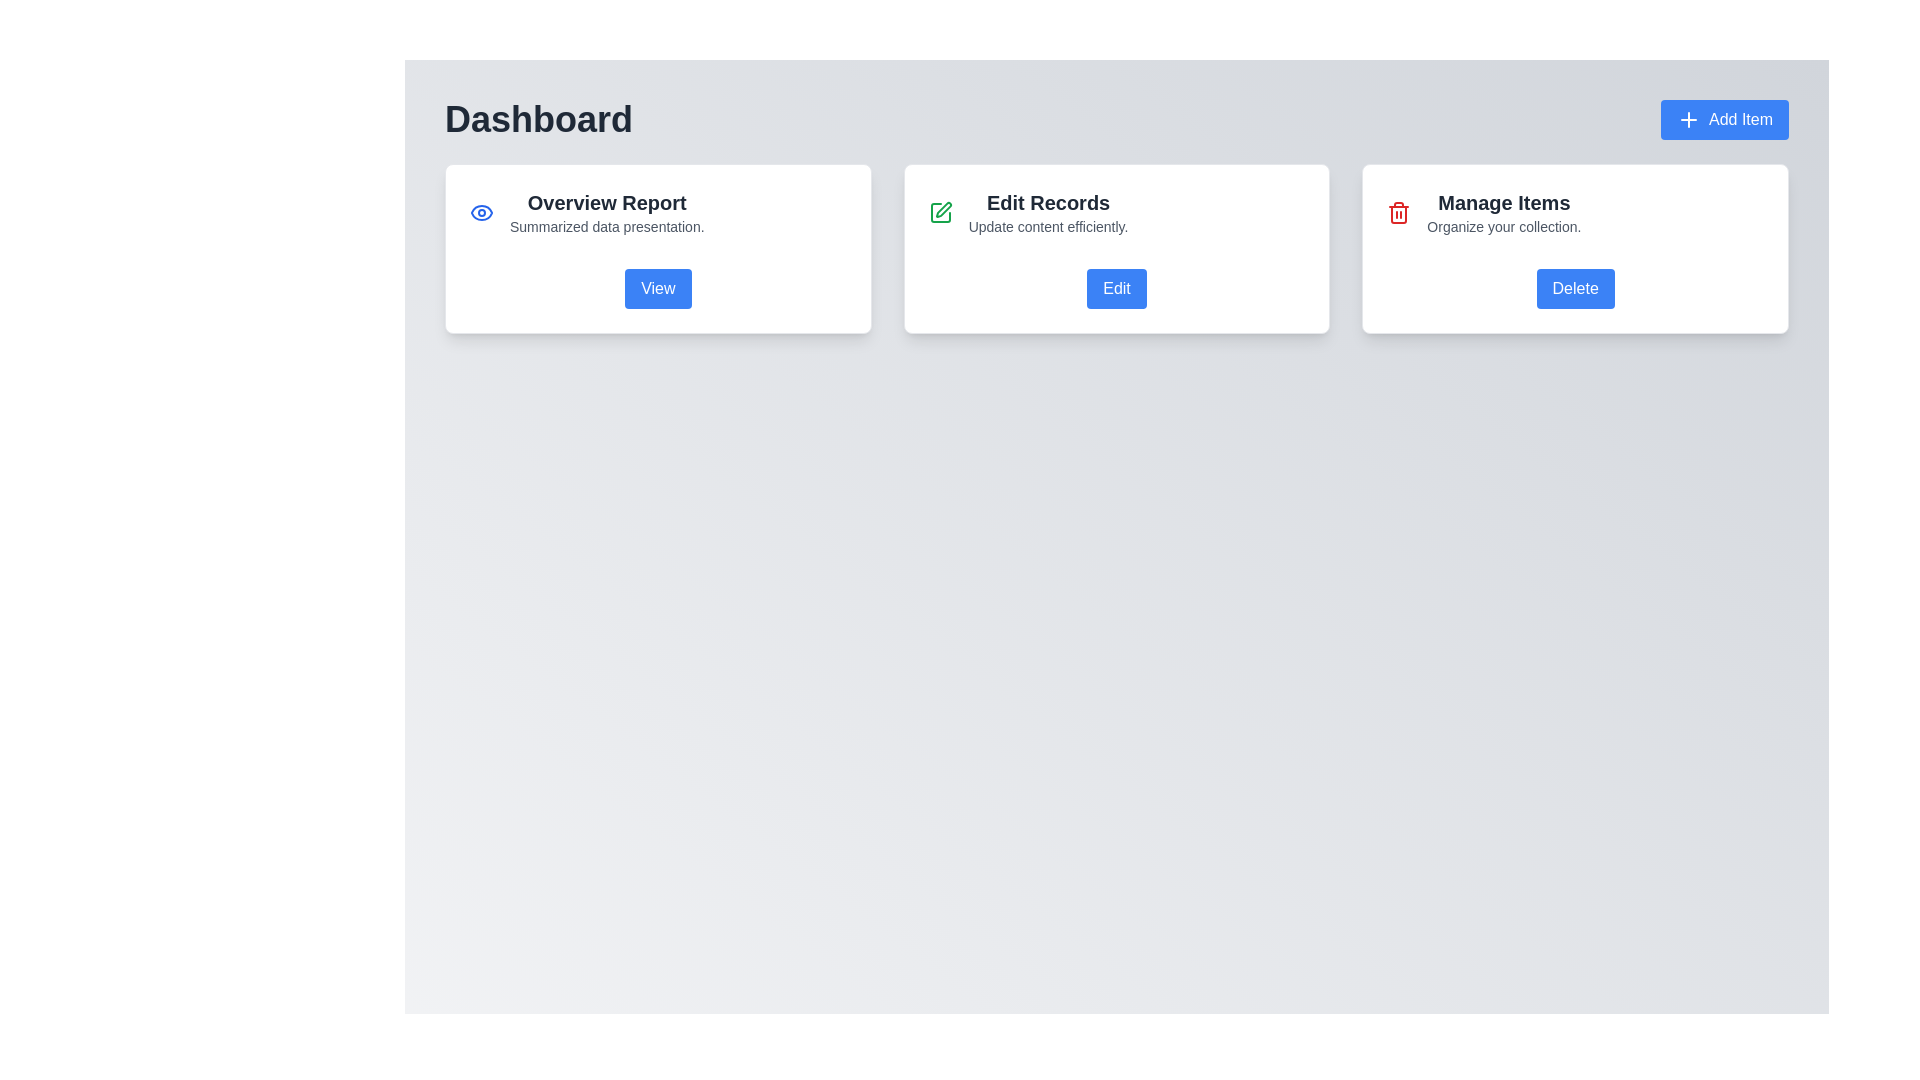 This screenshot has height=1080, width=1920. What do you see at coordinates (606, 203) in the screenshot?
I see `text label displaying 'Overview Report' in bold, large text located at the top of the left-most card layout` at bounding box center [606, 203].